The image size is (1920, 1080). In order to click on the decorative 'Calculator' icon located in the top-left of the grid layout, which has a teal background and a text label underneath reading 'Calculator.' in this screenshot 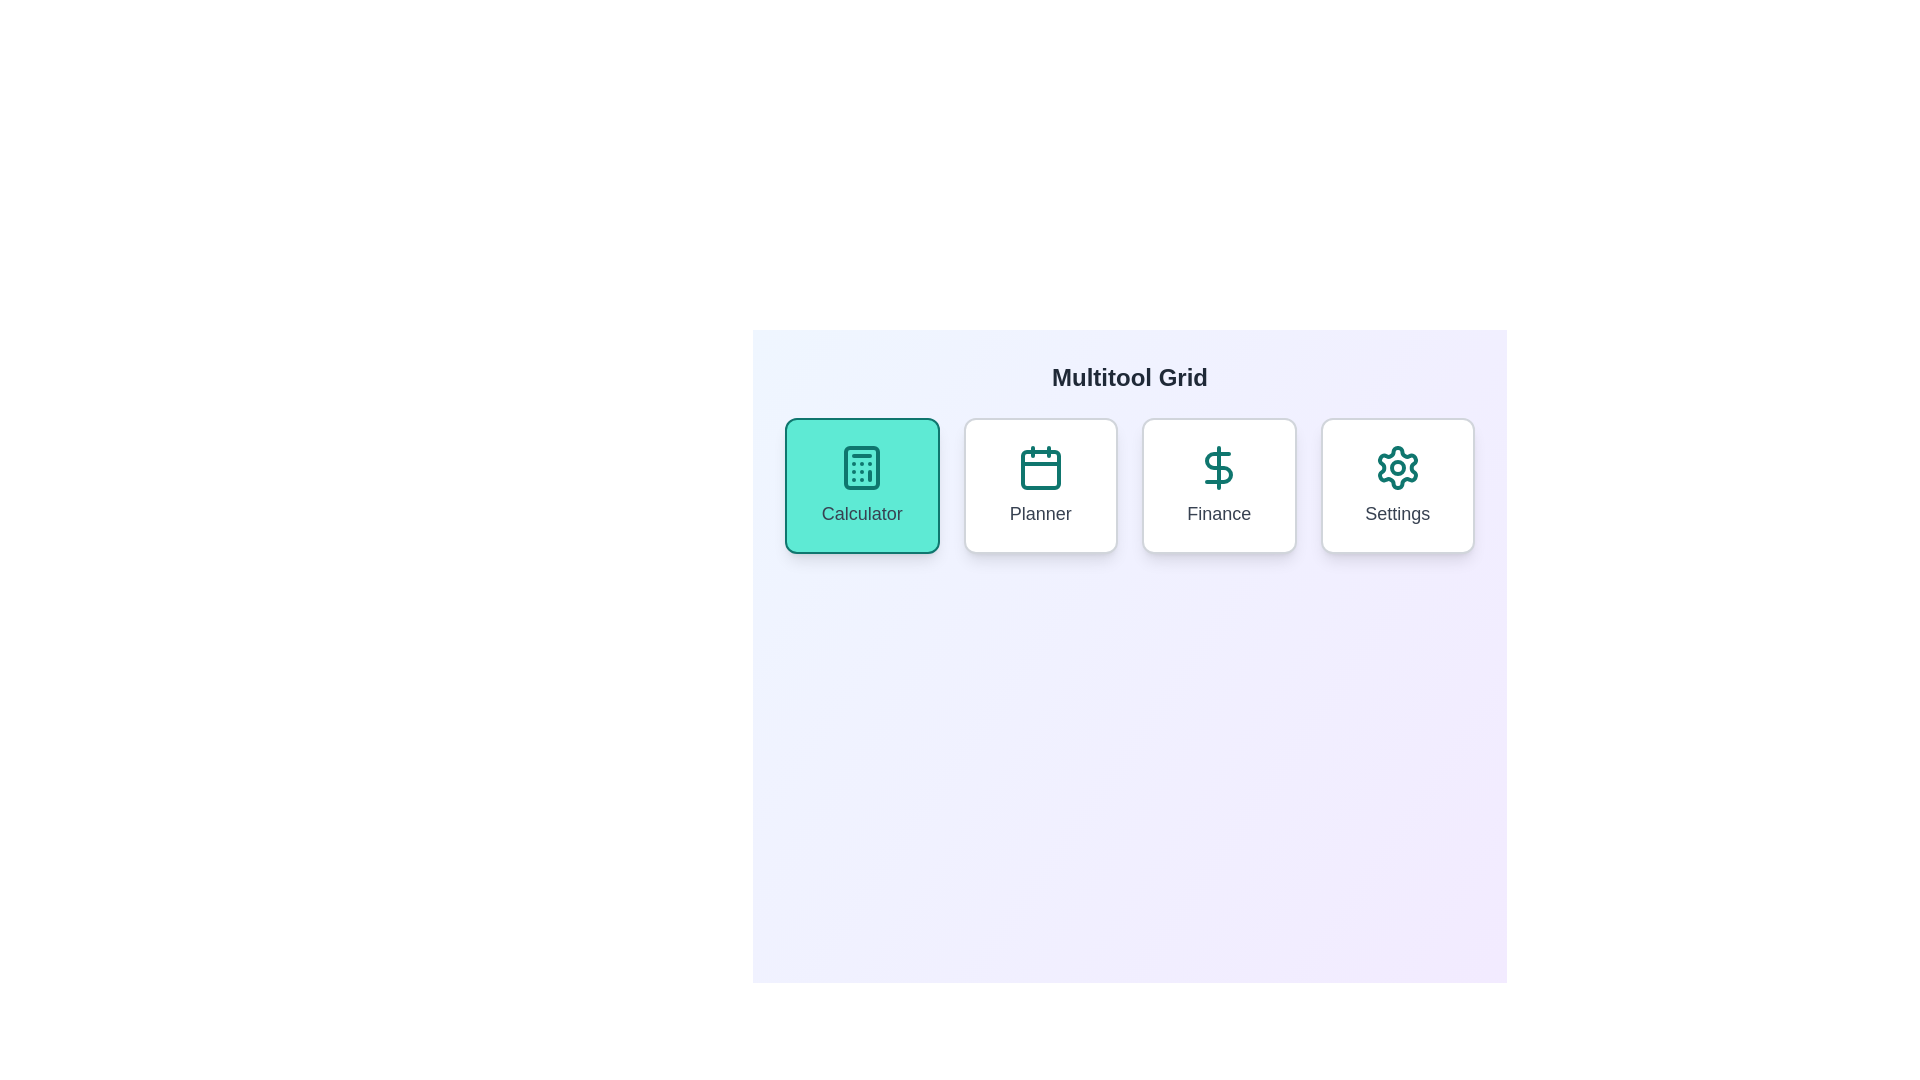, I will do `click(862, 467)`.